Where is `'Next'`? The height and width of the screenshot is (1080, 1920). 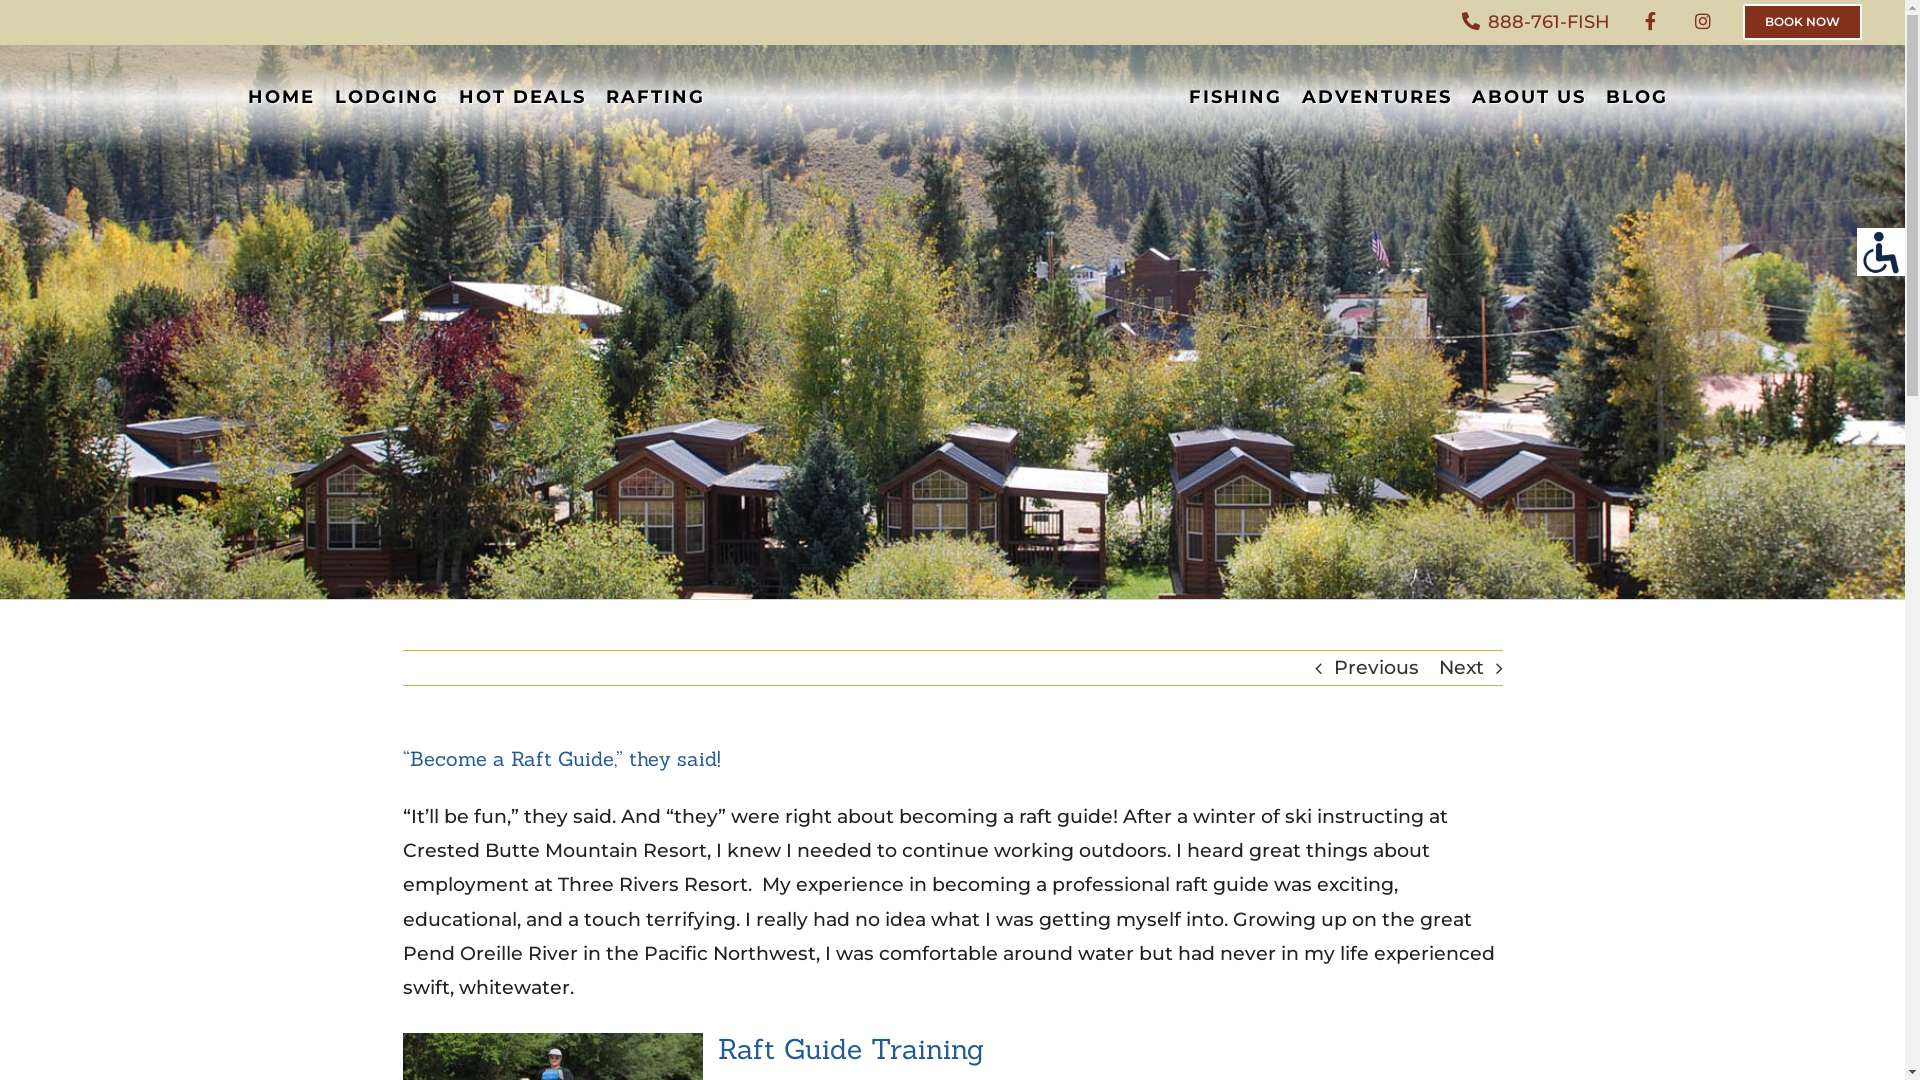
'Next' is located at coordinates (1437, 667).